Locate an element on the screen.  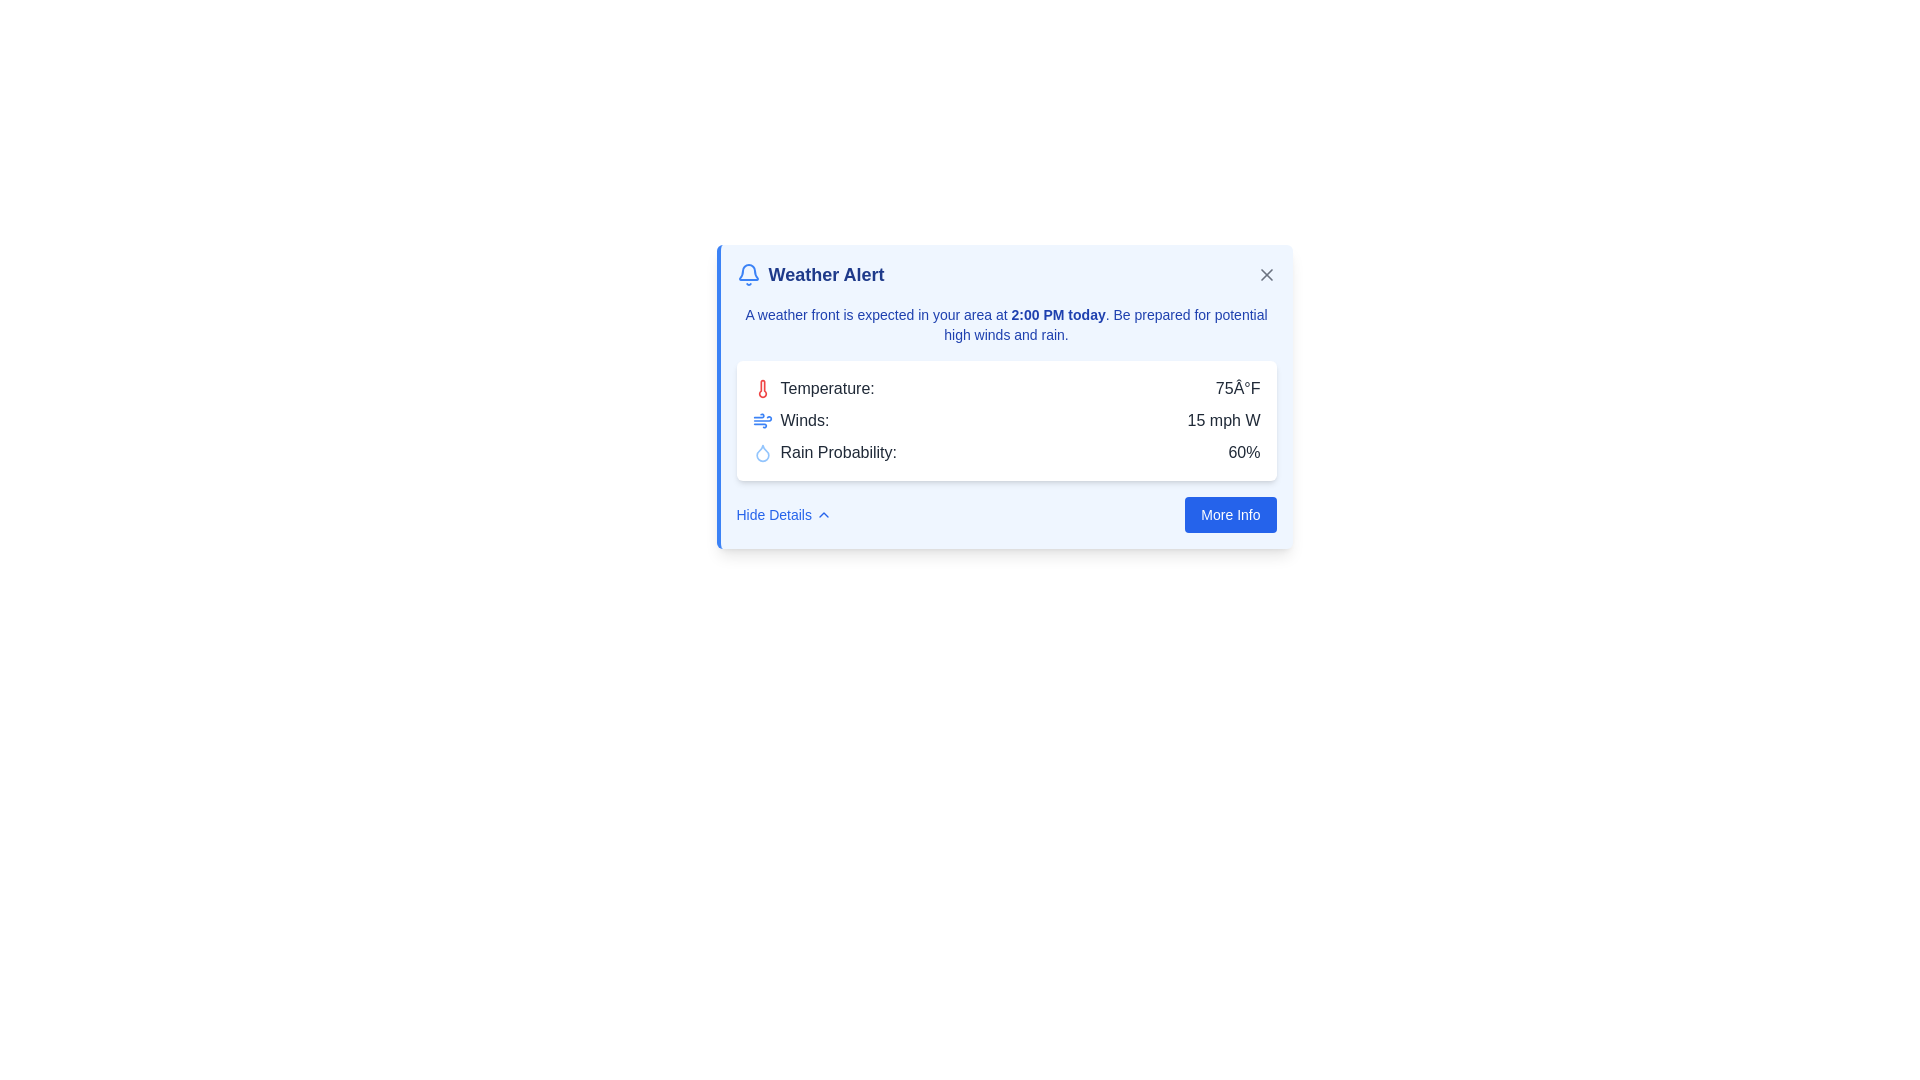
the red thermometer icon located to the immediate left of the 'Temperature' label in the weather alert information section is located at coordinates (761, 389).